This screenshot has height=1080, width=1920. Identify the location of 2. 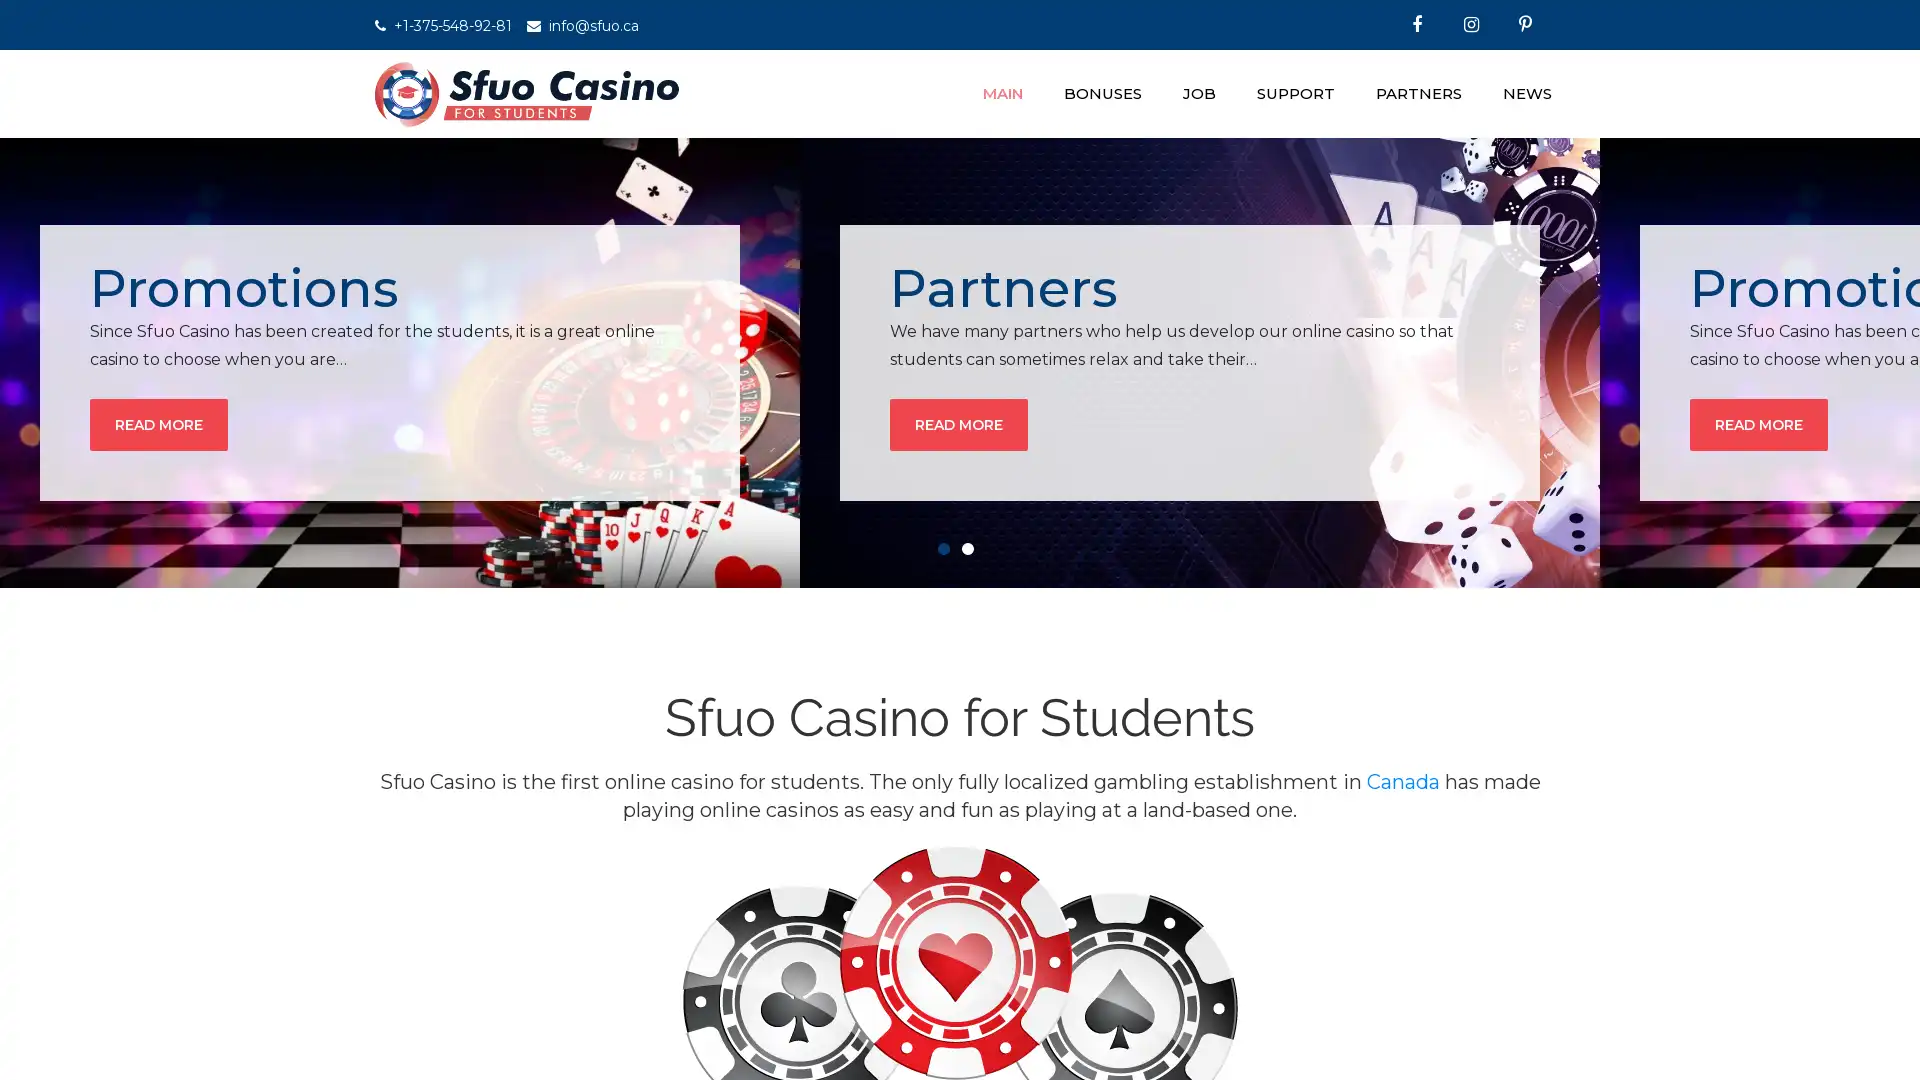
(972, 552).